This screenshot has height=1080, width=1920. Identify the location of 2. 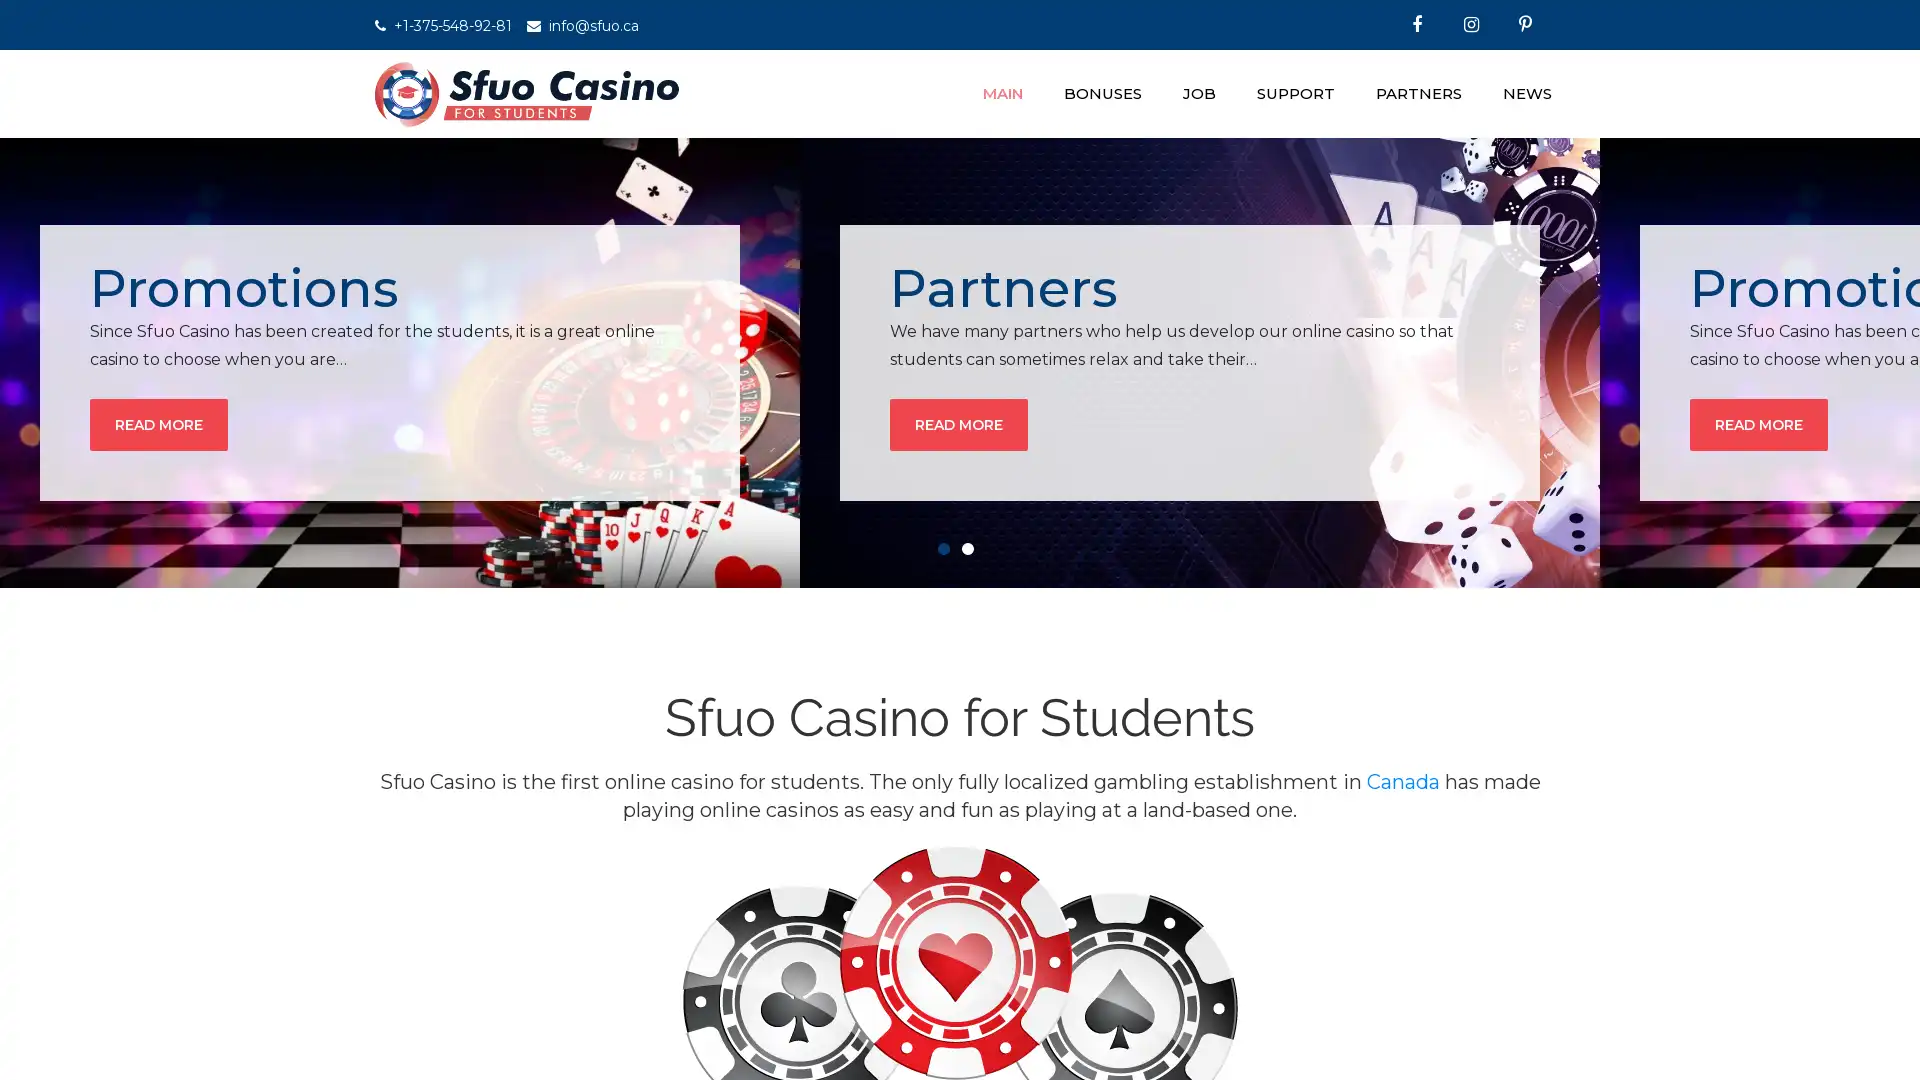
(972, 552).